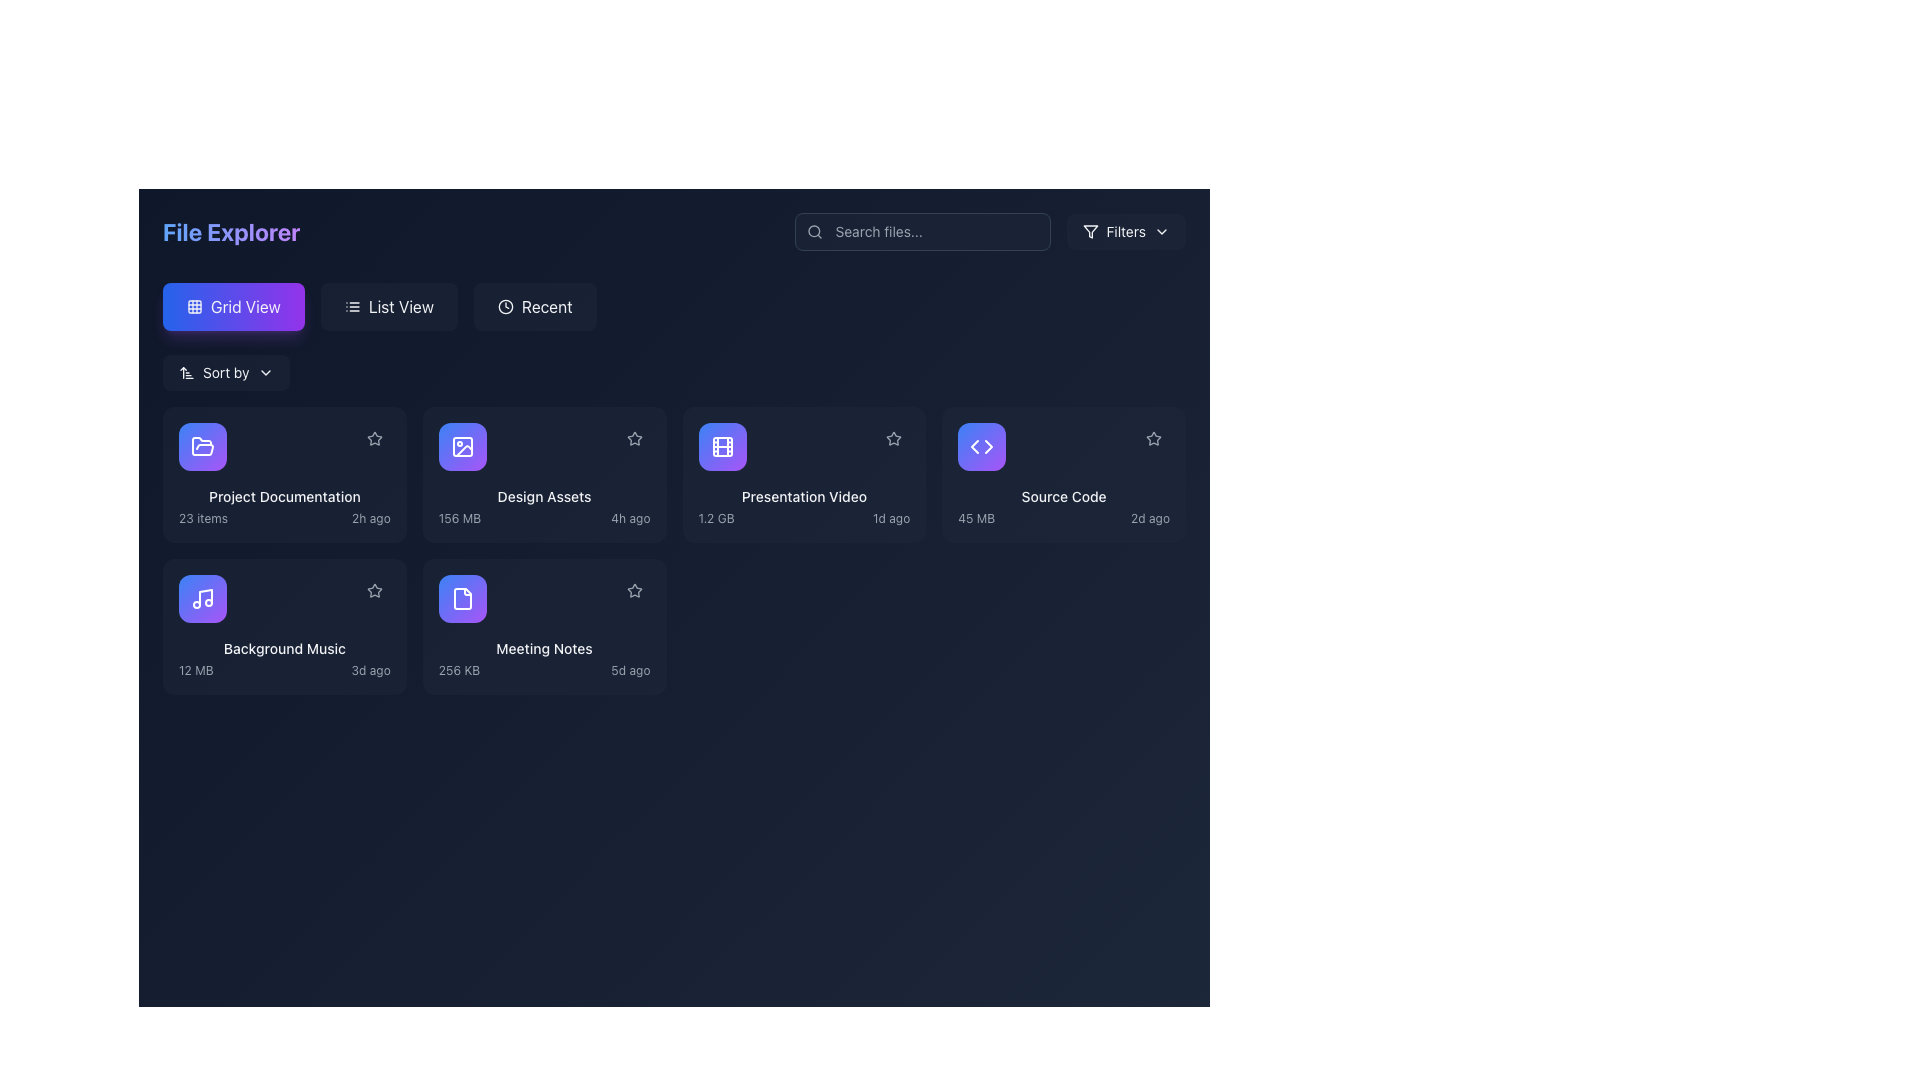  I want to click on the 'List View' button, so click(389, 307).